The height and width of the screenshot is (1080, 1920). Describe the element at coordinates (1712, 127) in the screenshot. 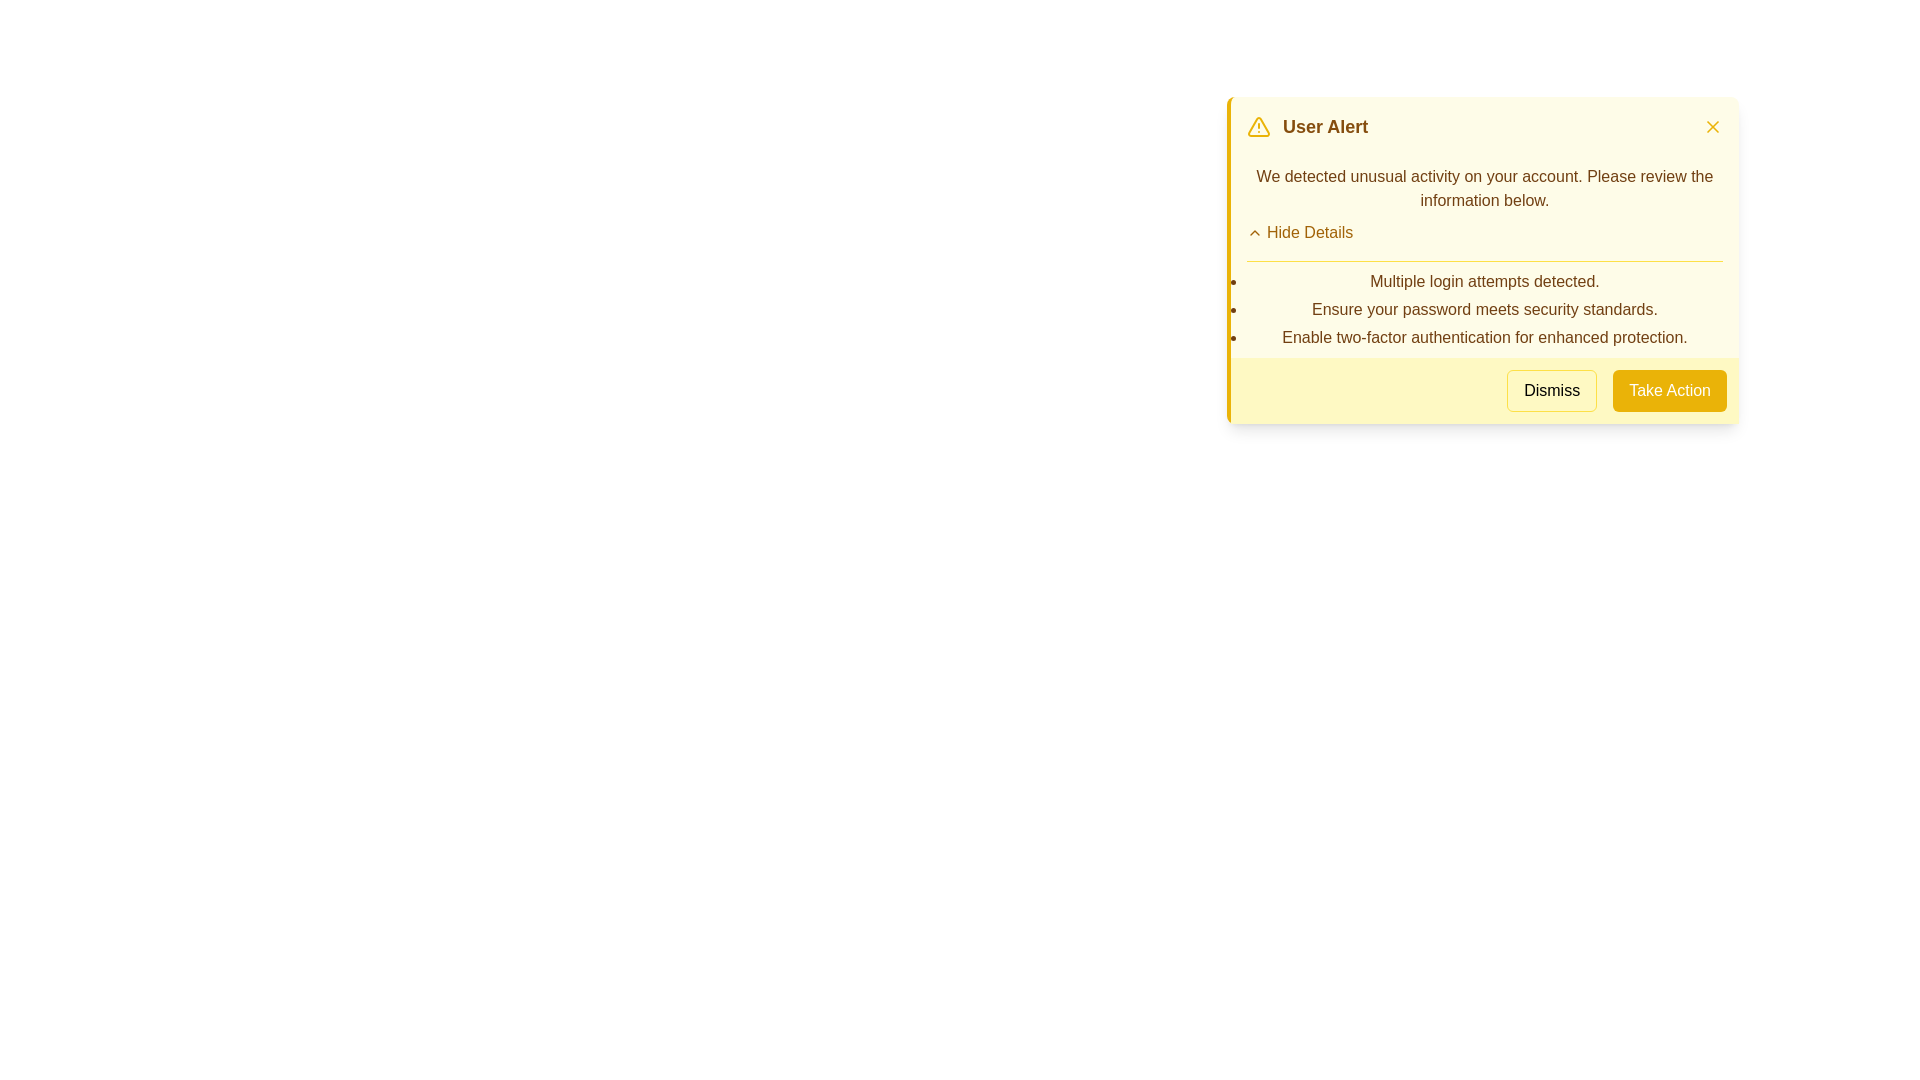

I see `the minimalistic close button represented by an 'X' icon, located in the top-right corner of the 'User Alert' notification card, to change its appearance` at that location.